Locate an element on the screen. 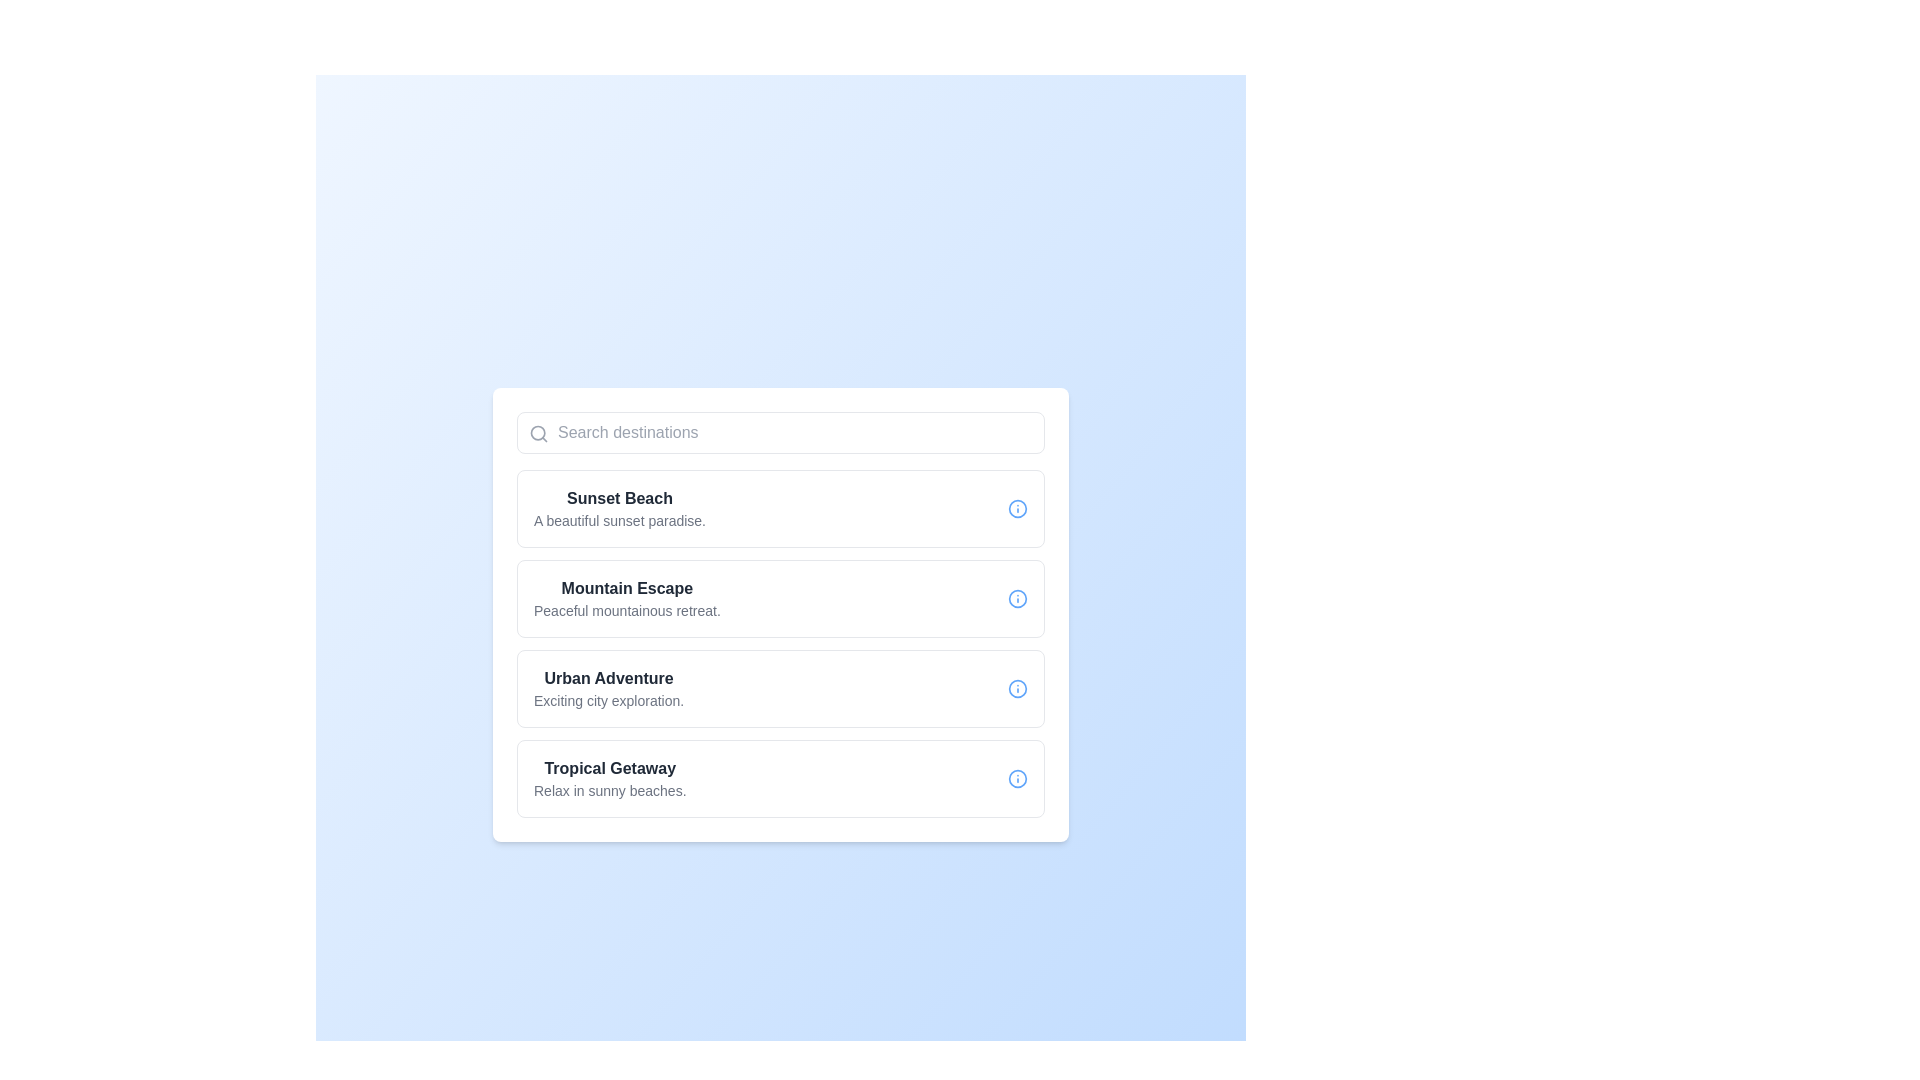 The height and width of the screenshot is (1080, 1920). text label located directly below the heading 'Mountain Escape,' which serves as a descriptive subtitle for additional context is located at coordinates (626, 609).